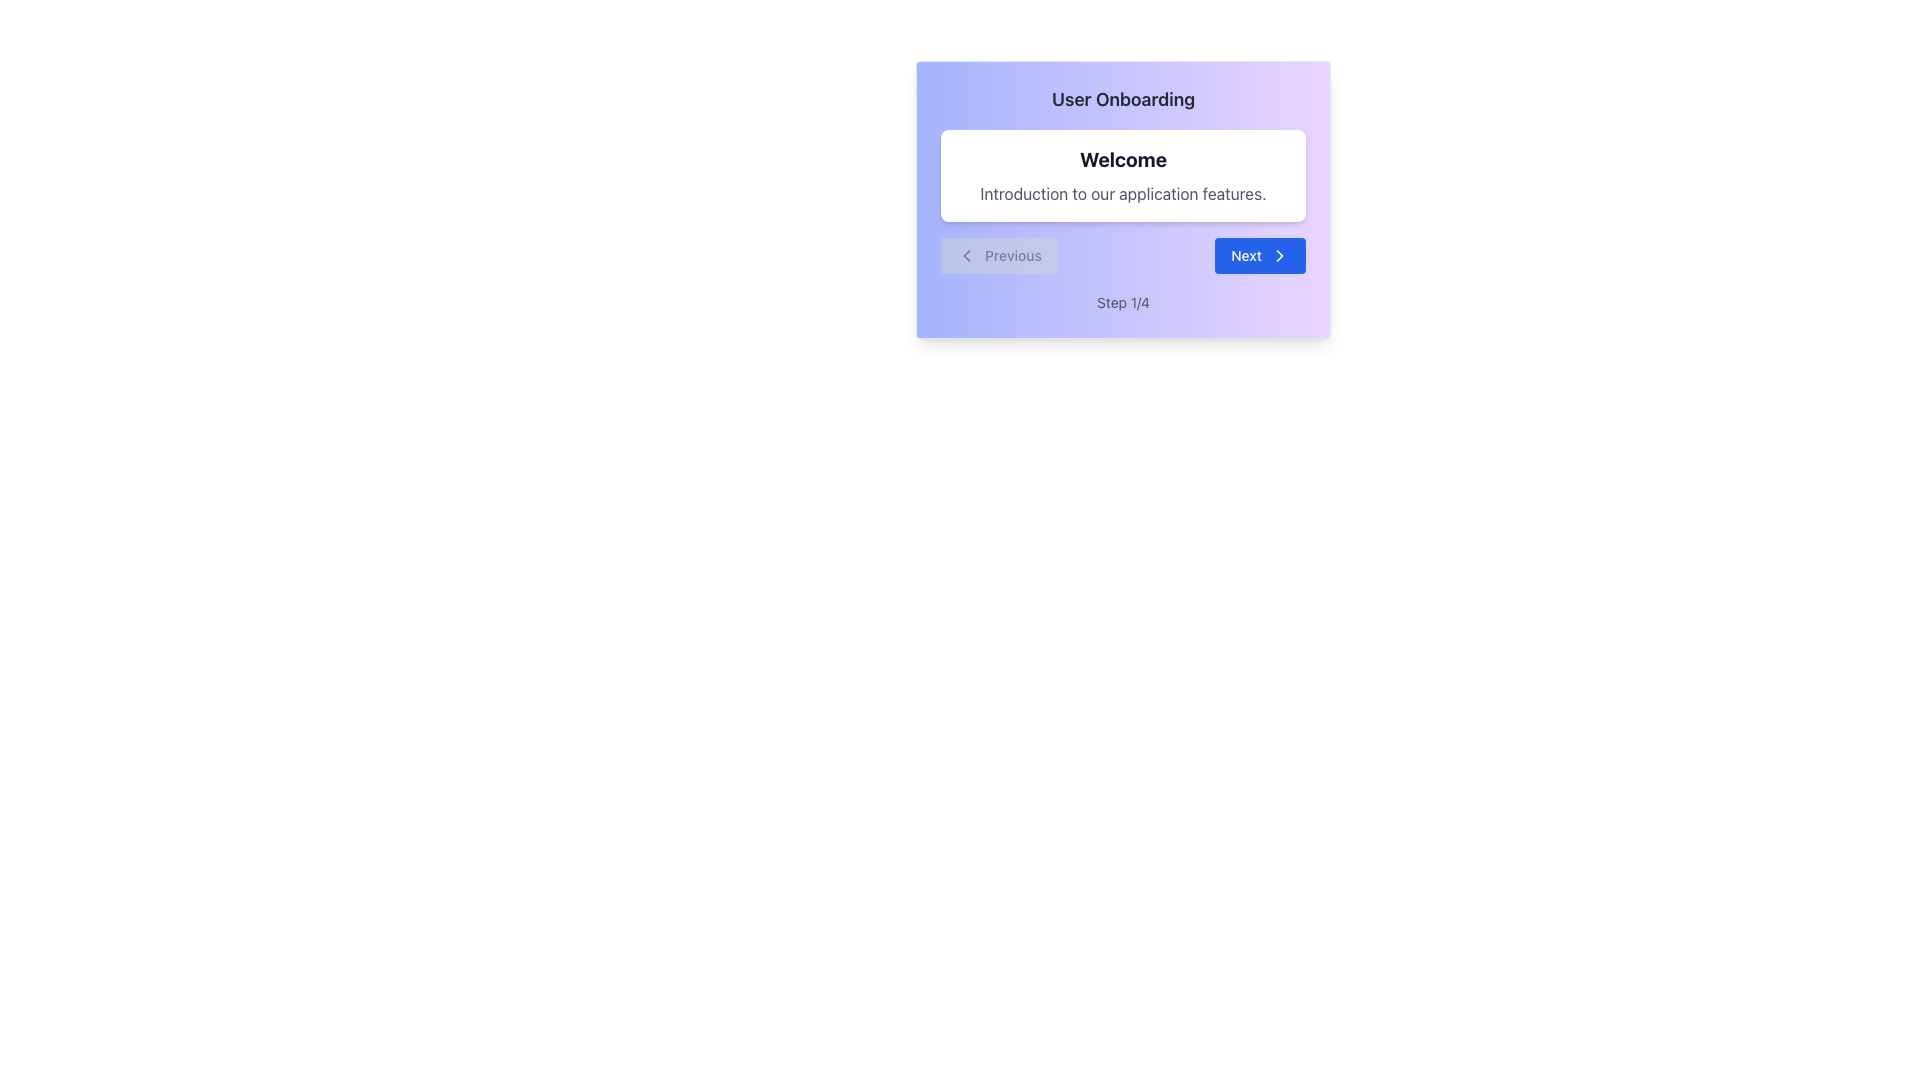 Image resolution: width=1920 pixels, height=1080 pixels. What do you see at coordinates (1280, 254) in the screenshot?
I see `the right-pointing chevron icon located within the blue 'Next' button at the bottom-right corner of the onboarding modal` at bounding box center [1280, 254].